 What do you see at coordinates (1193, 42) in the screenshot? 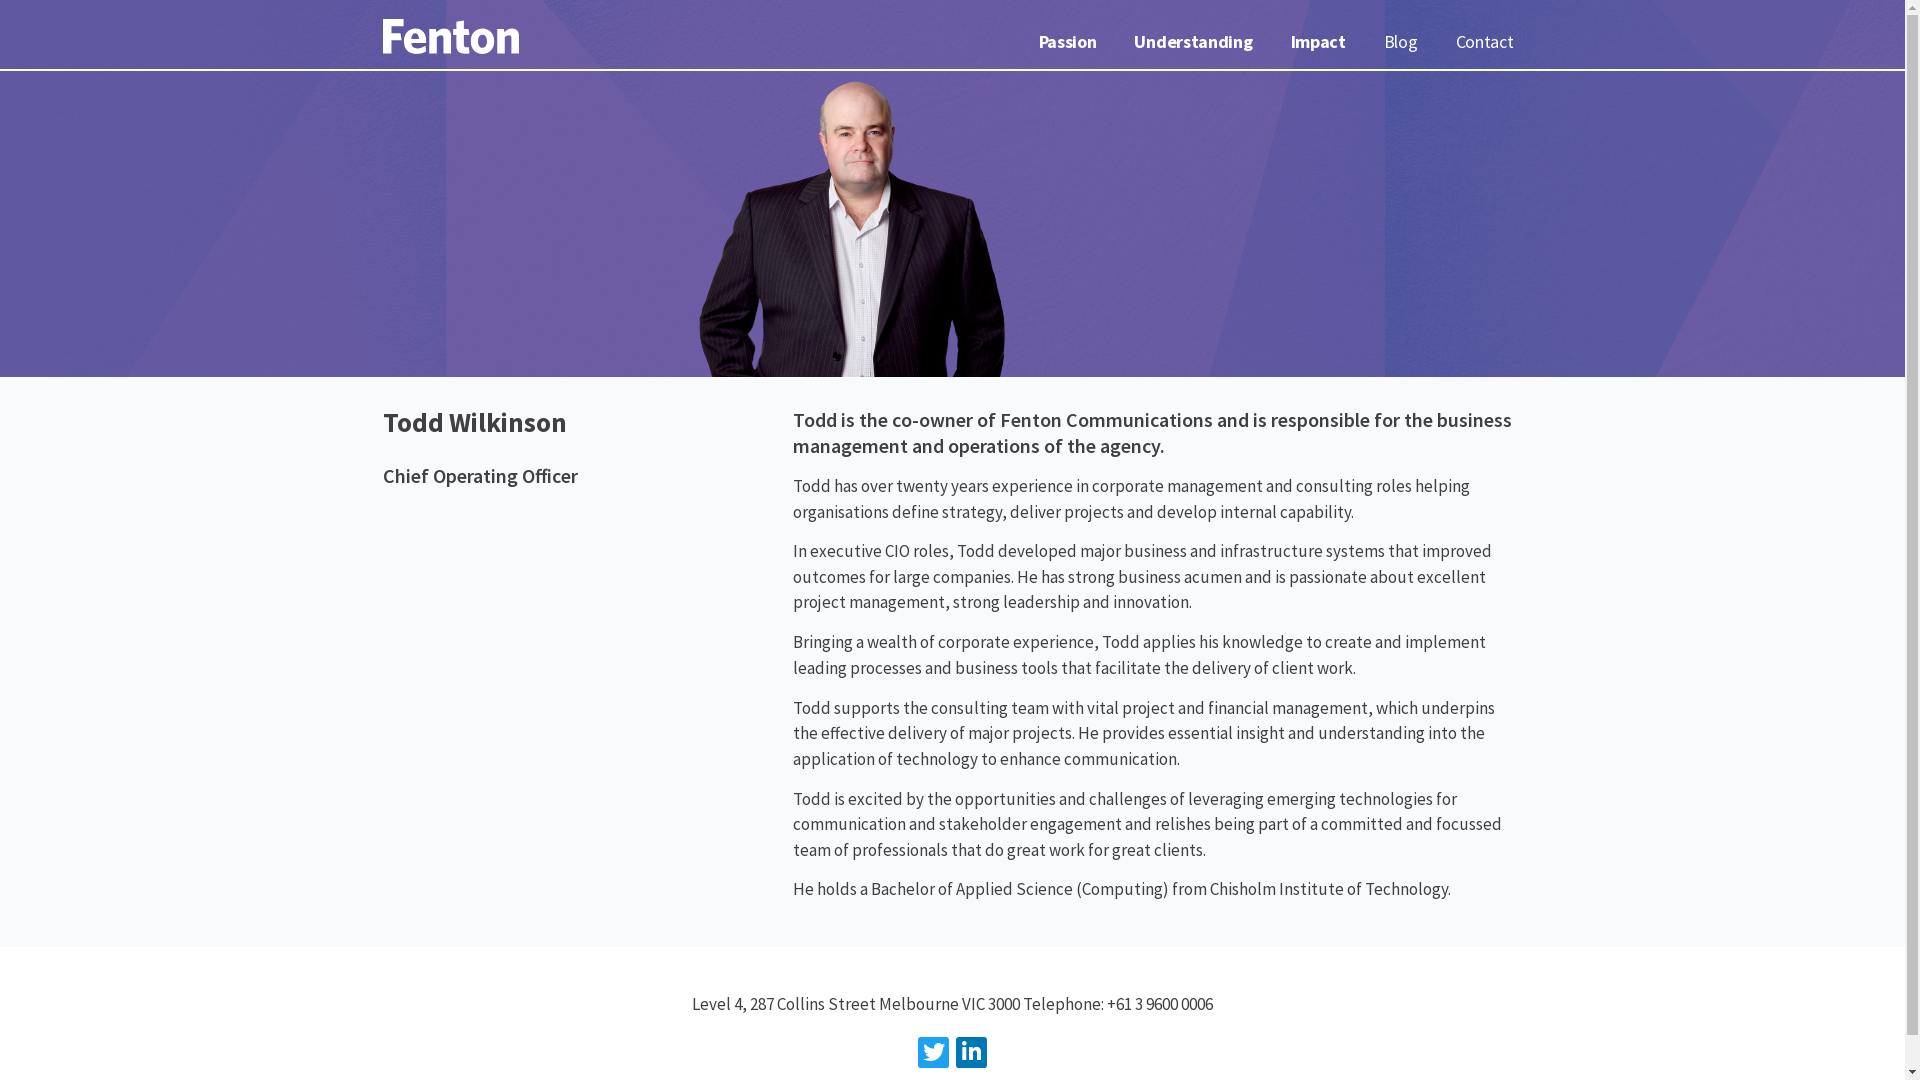
I see `'Understanding'` at bounding box center [1193, 42].